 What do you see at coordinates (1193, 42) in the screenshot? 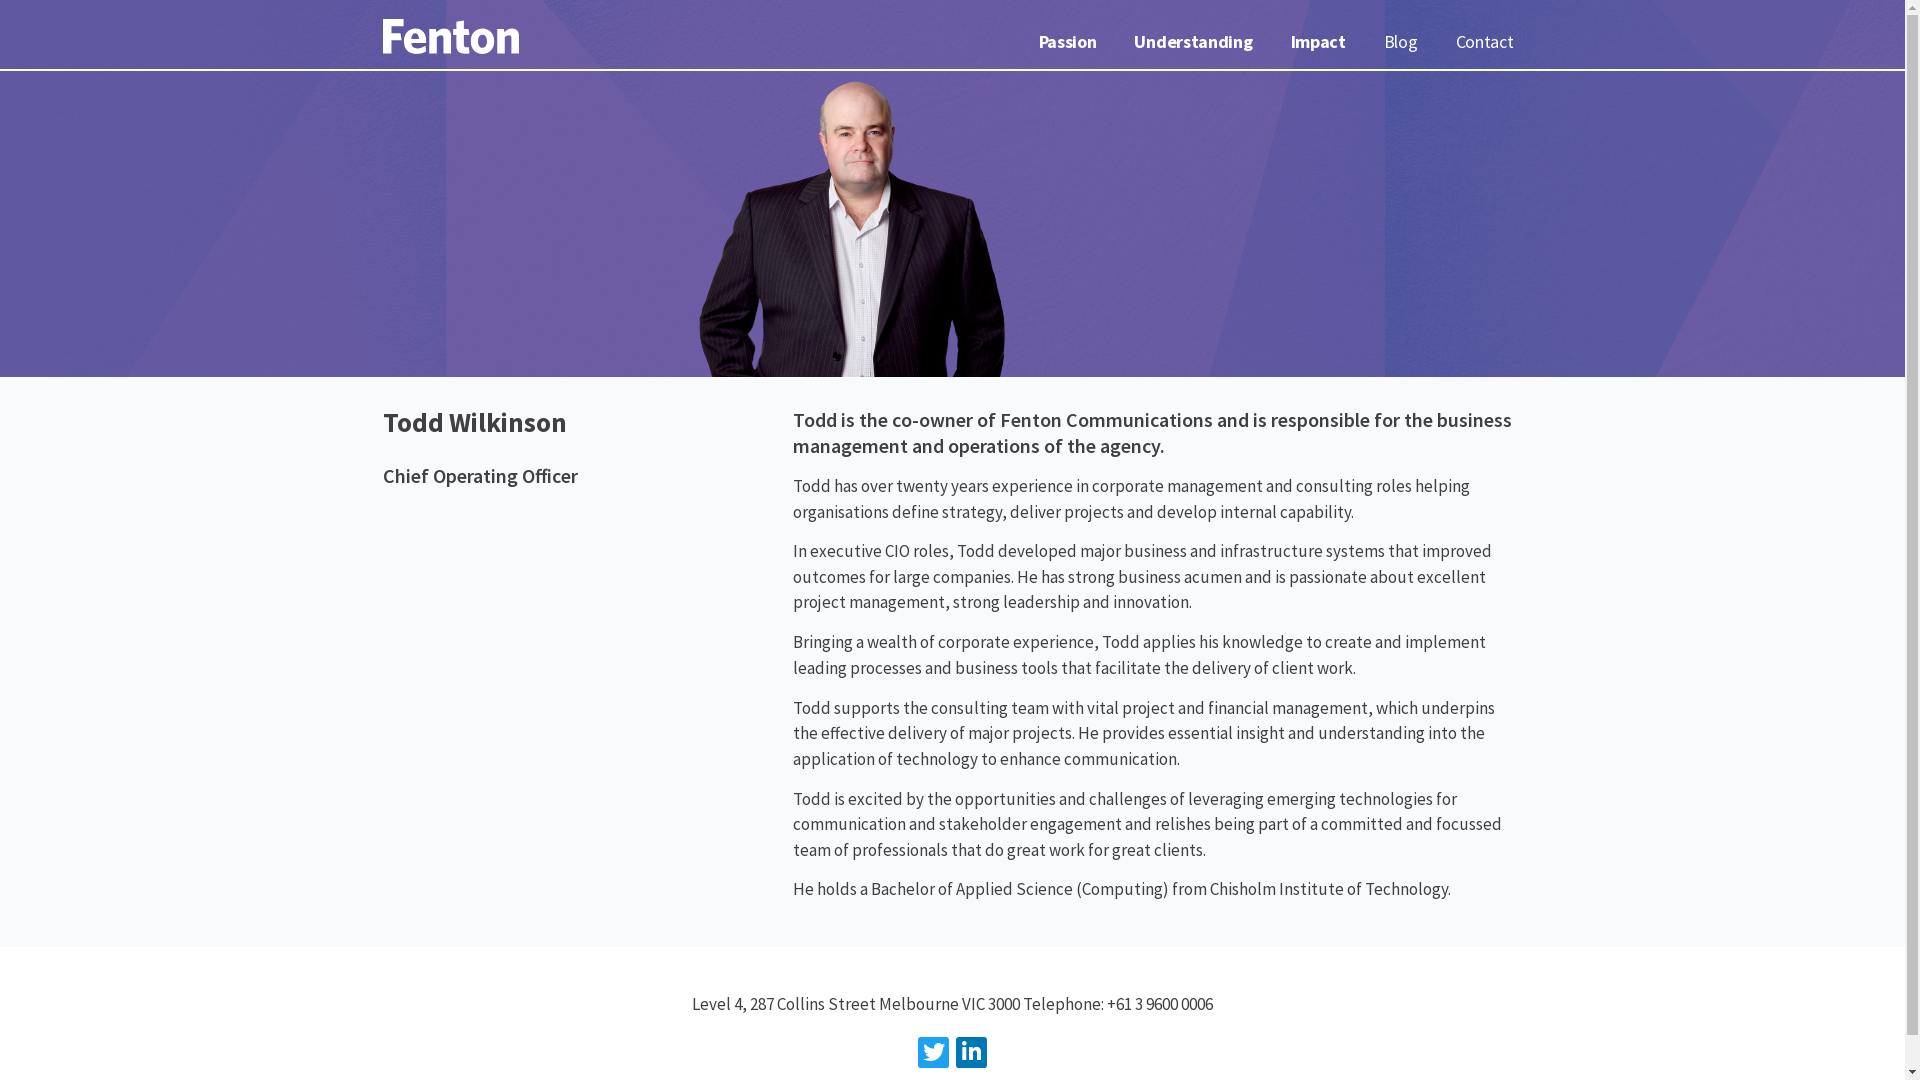
I see `'Understanding'` at bounding box center [1193, 42].